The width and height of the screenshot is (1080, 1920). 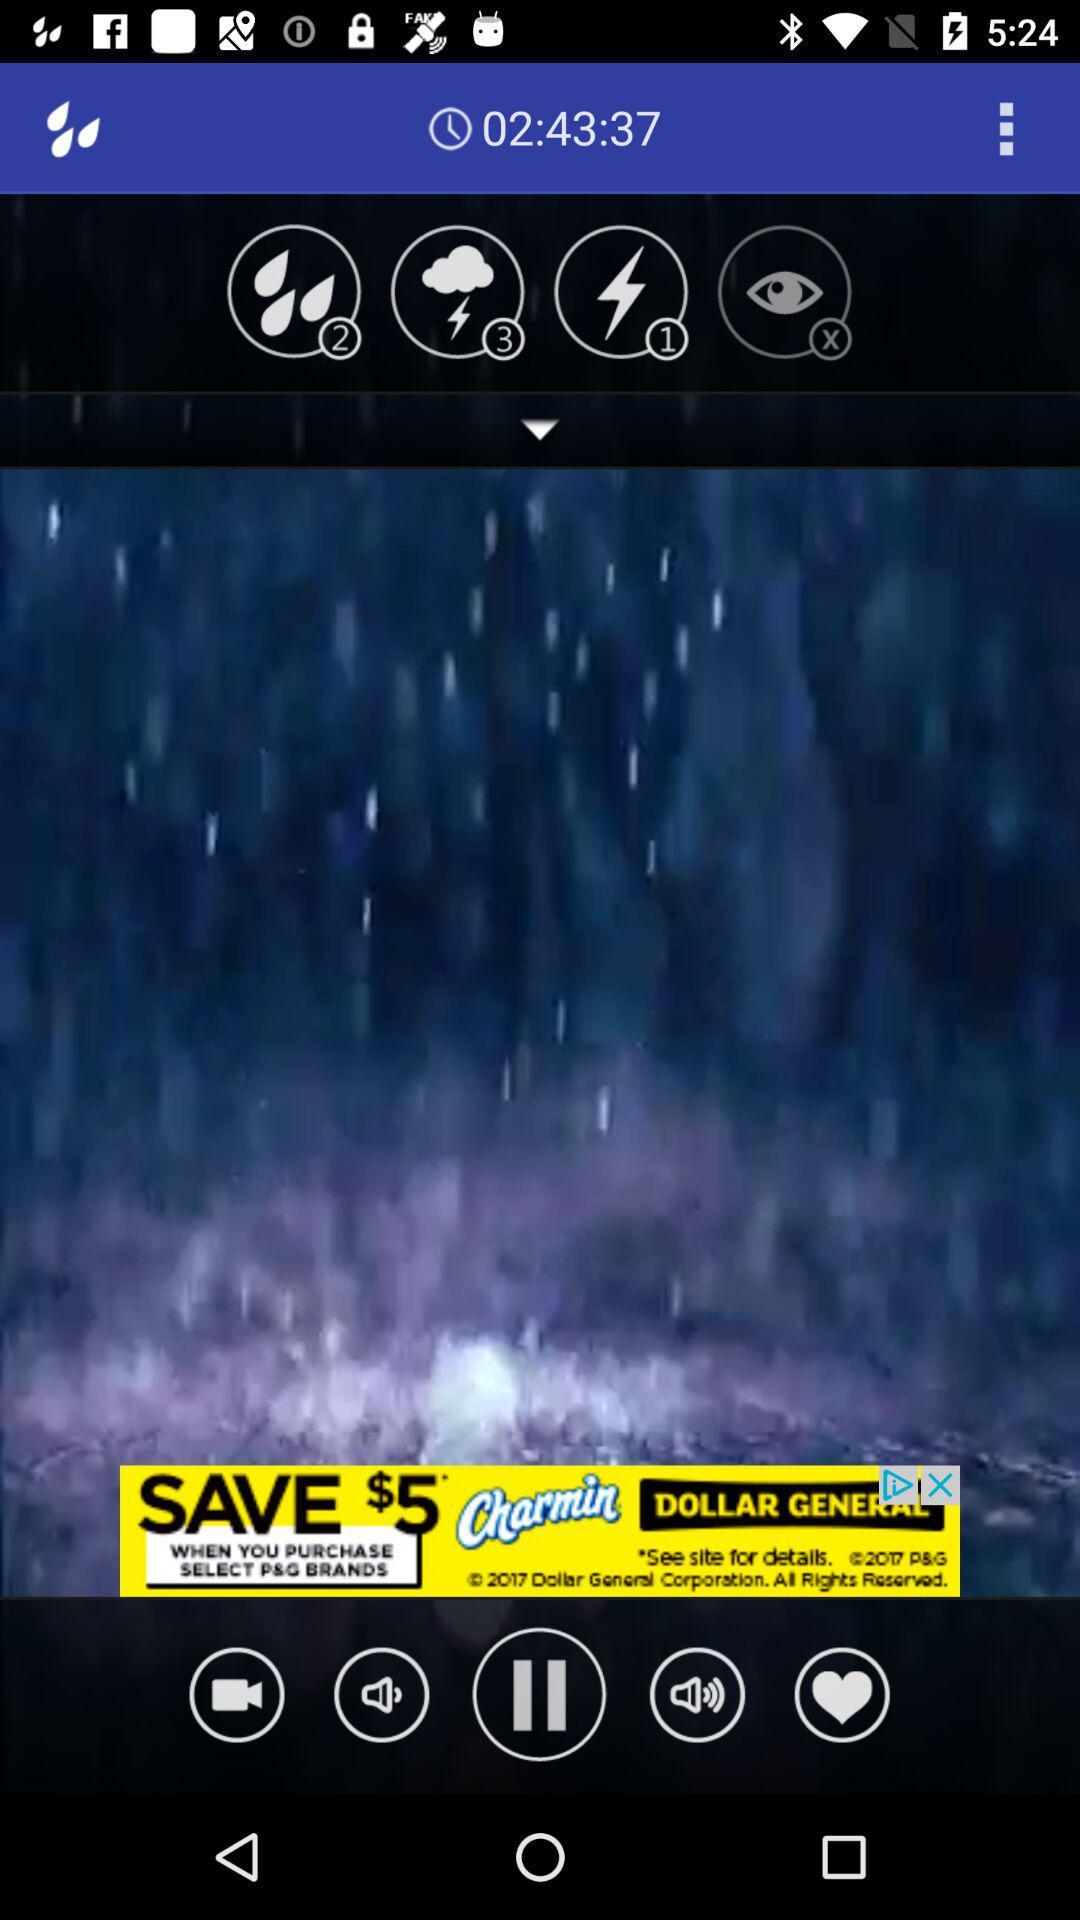 I want to click on the favorite icon, so click(x=842, y=1693).